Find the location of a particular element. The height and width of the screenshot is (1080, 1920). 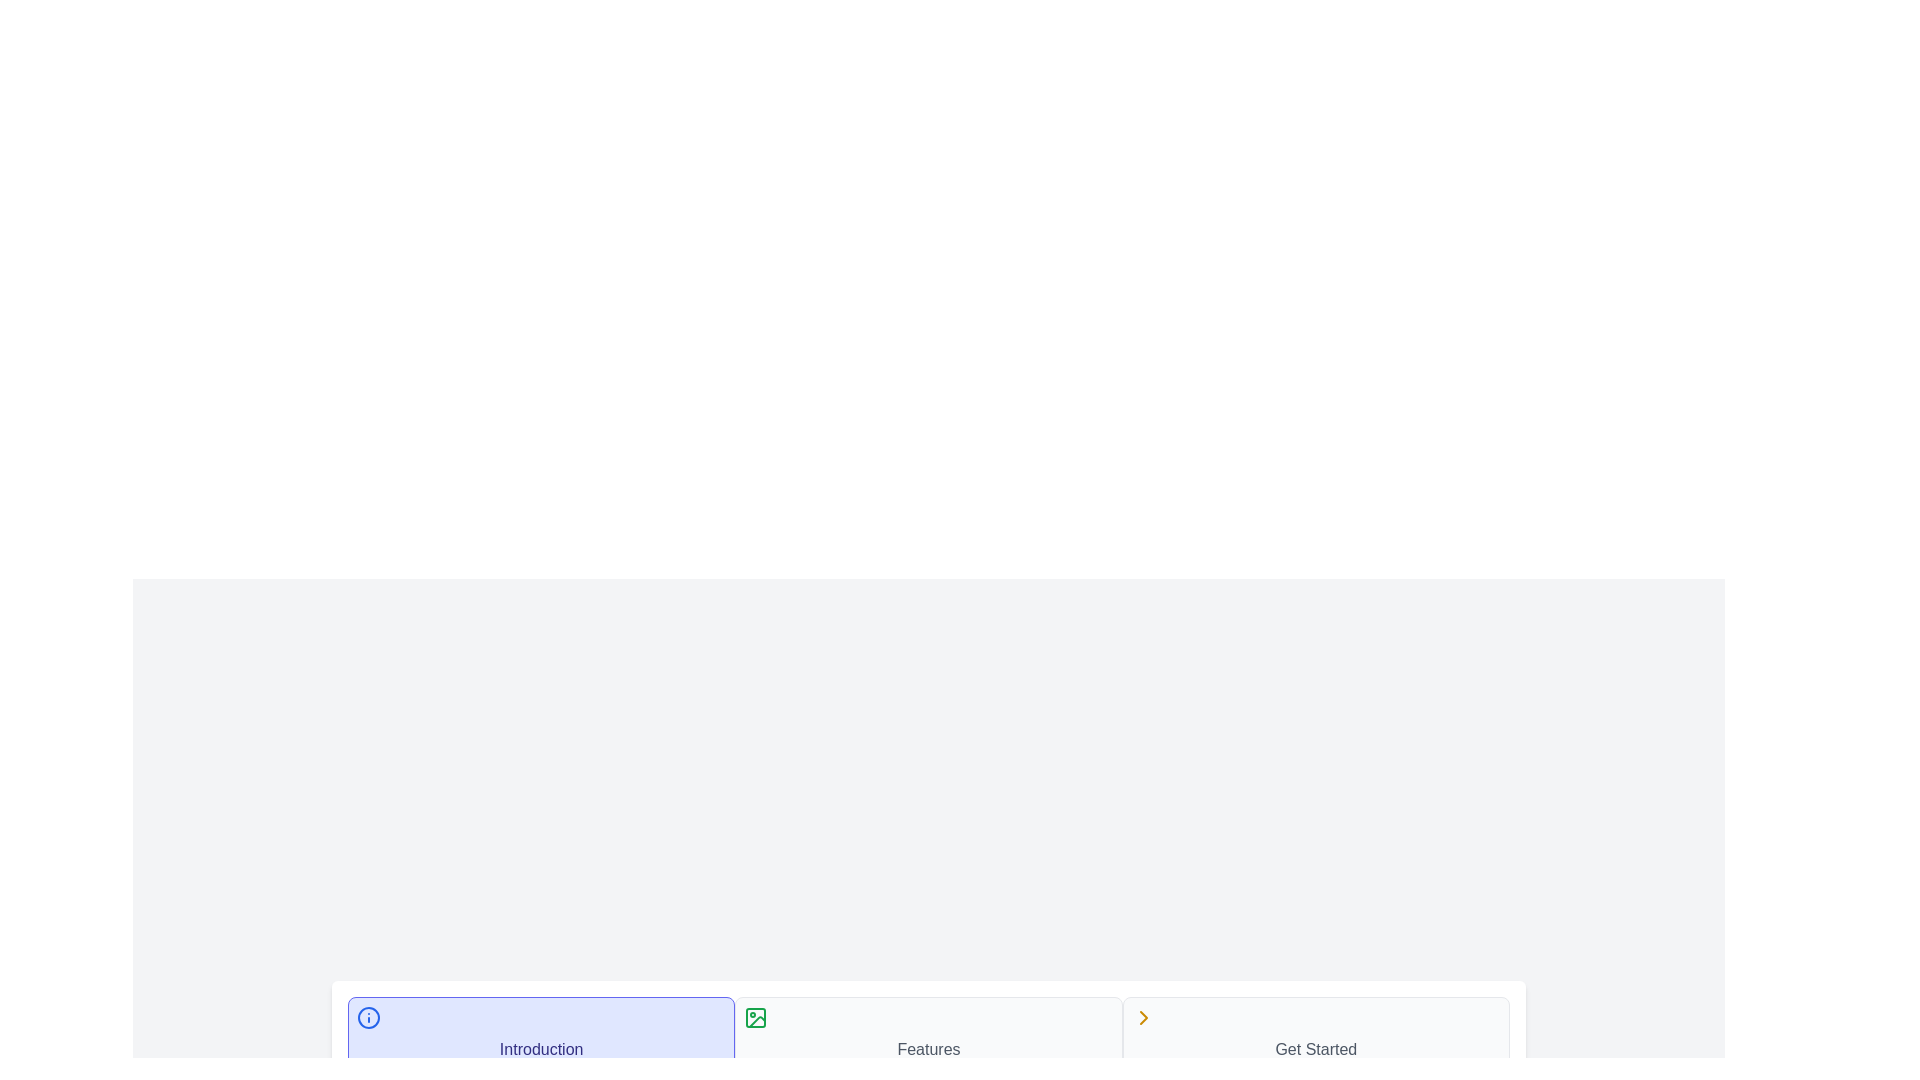

the icon of step 1 is located at coordinates (369, 1018).